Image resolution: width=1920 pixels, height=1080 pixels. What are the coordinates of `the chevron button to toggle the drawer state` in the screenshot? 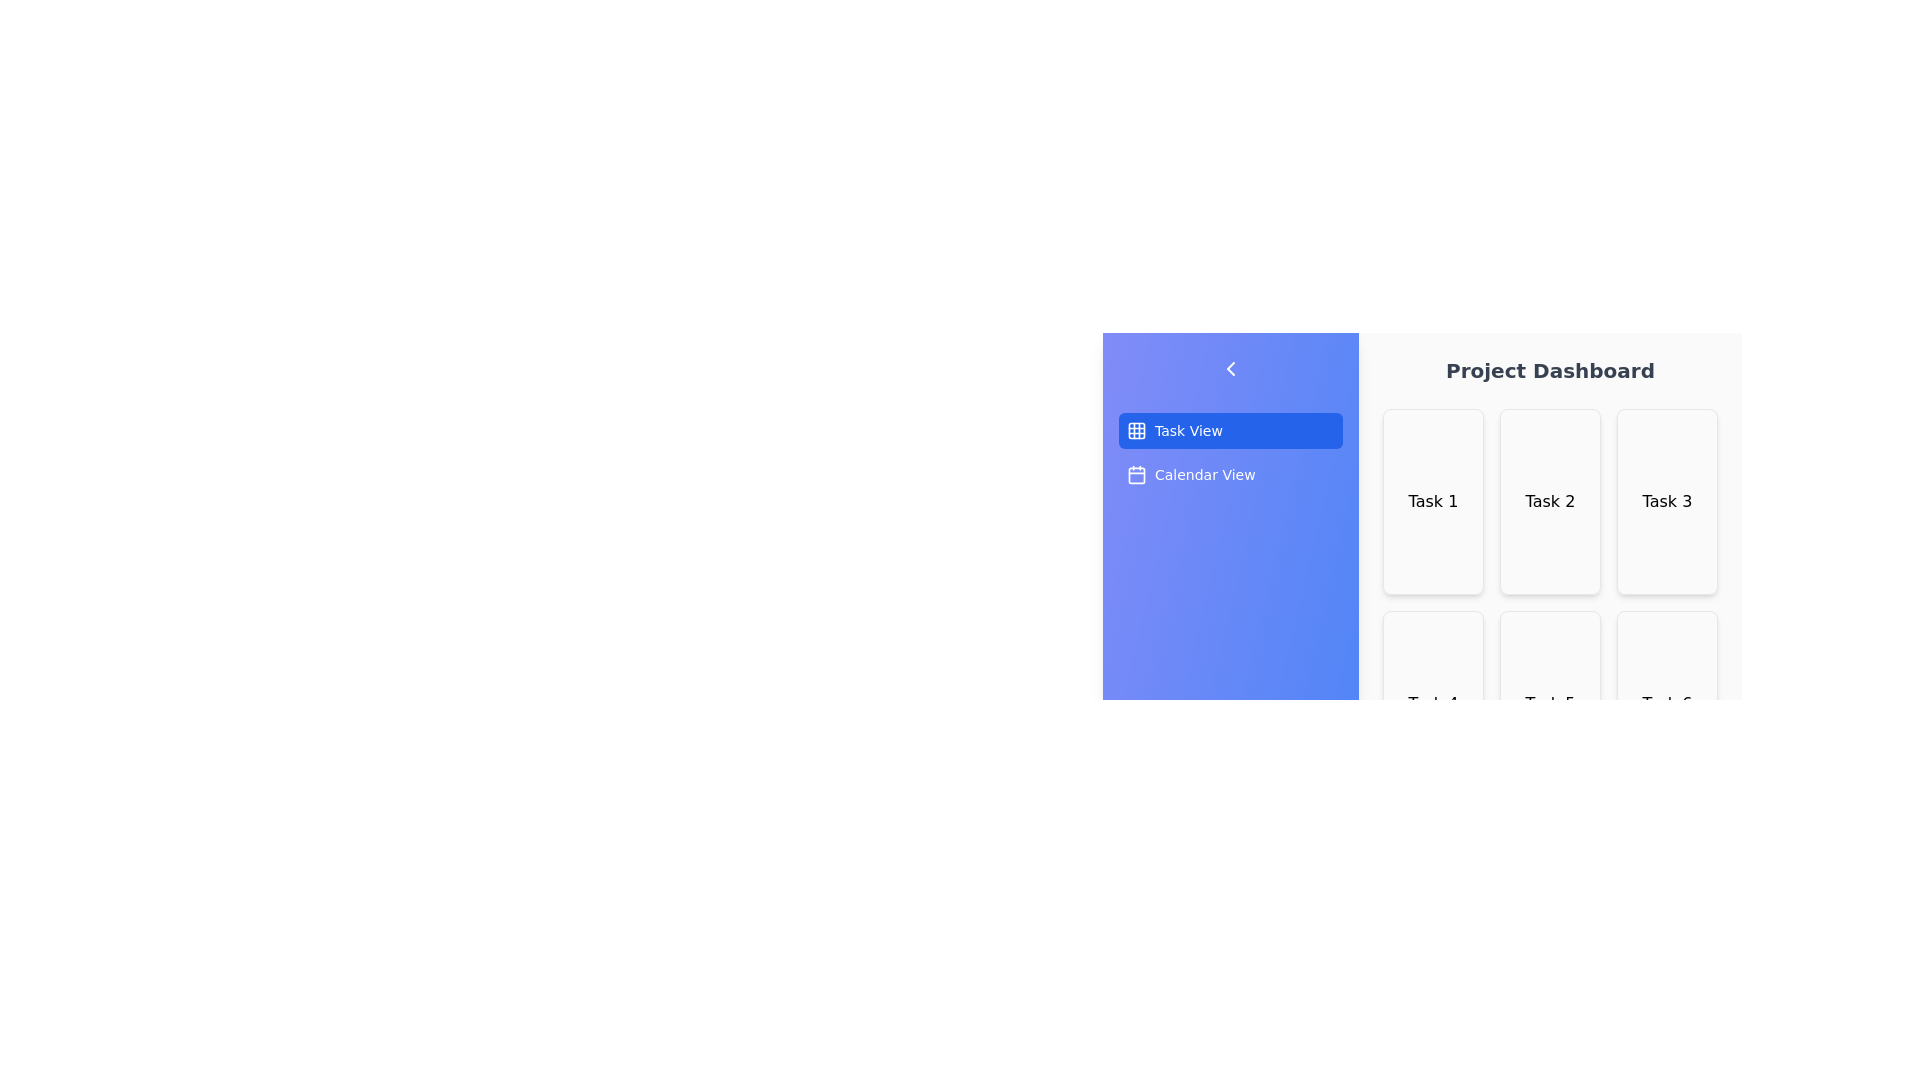 It's located at (1229, 369).